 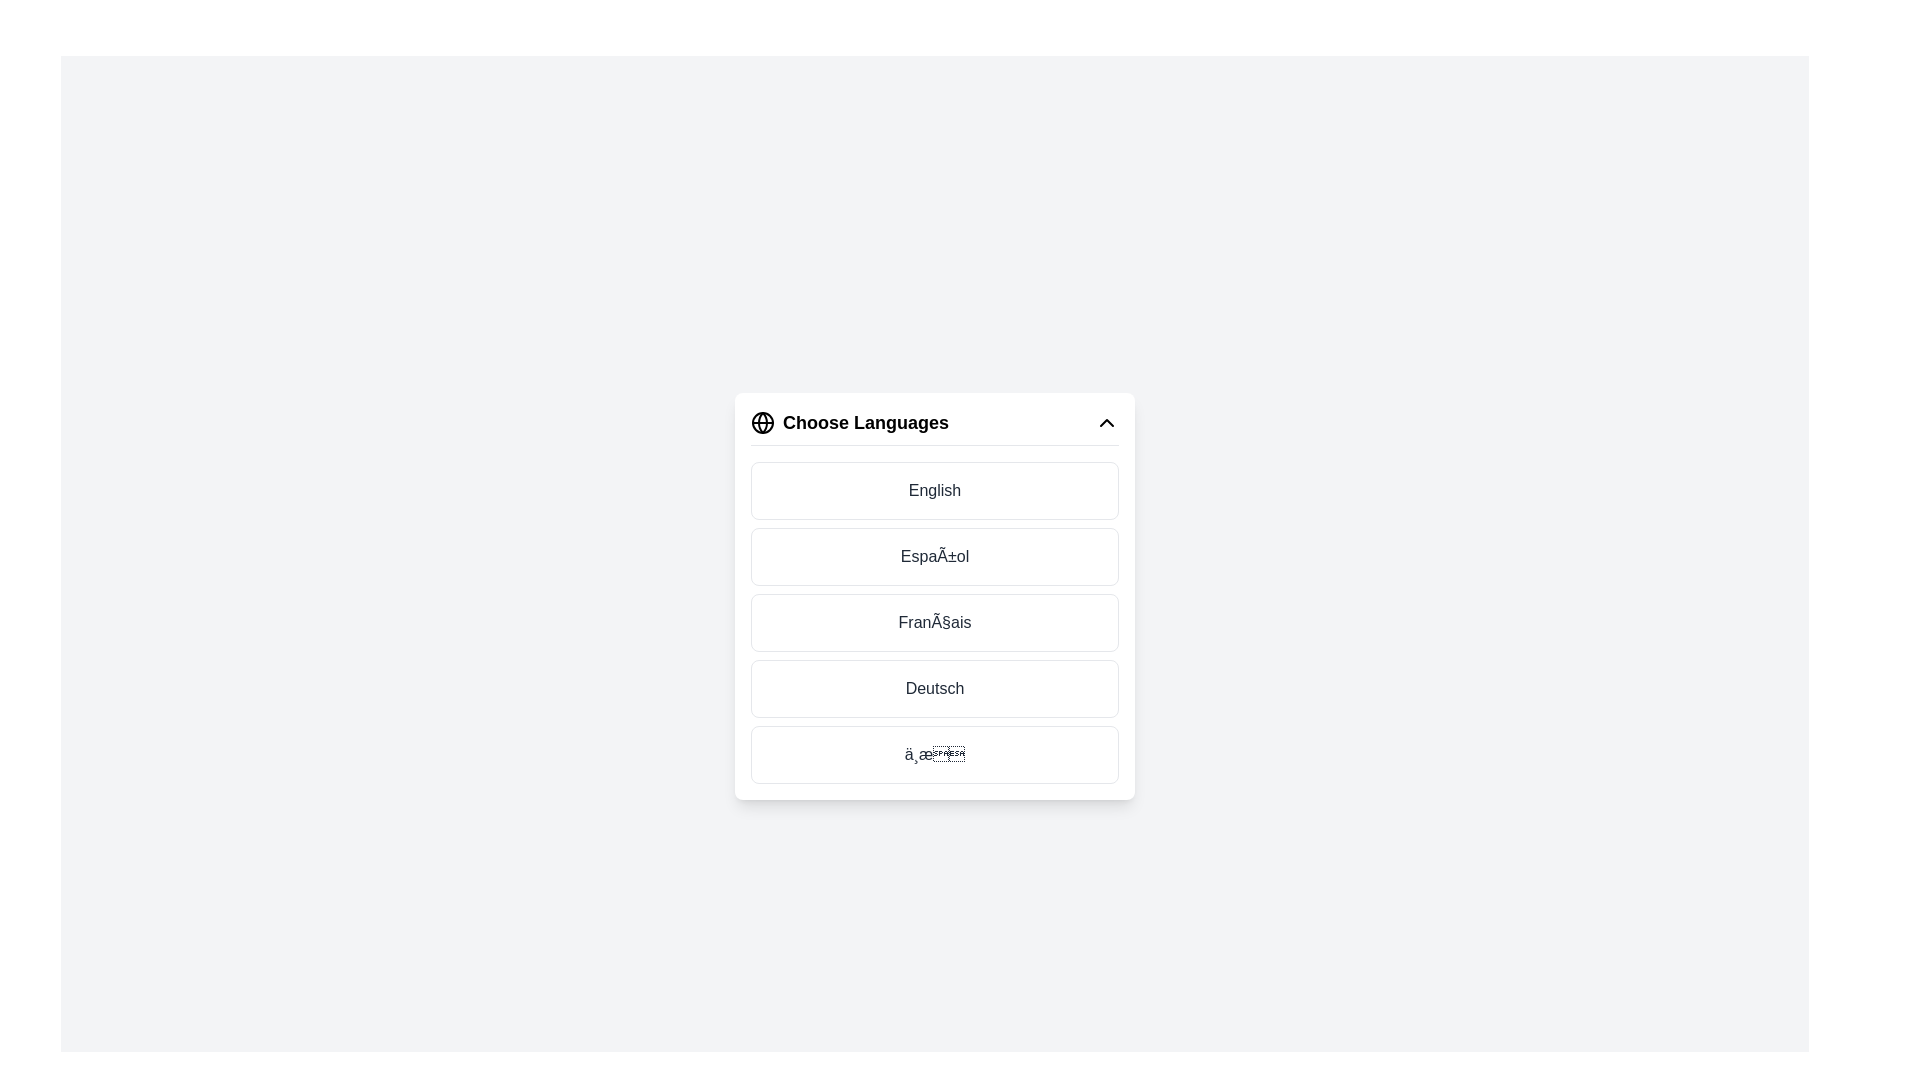 What do you see at coordinates (762, 421) in the screenshot?
I see `the globe icon, which is a dark circular outline with latitude and longitude details, located to the left of the 'Choose Languages' text at the top-center of the interface` at bounding box center [762, 421].